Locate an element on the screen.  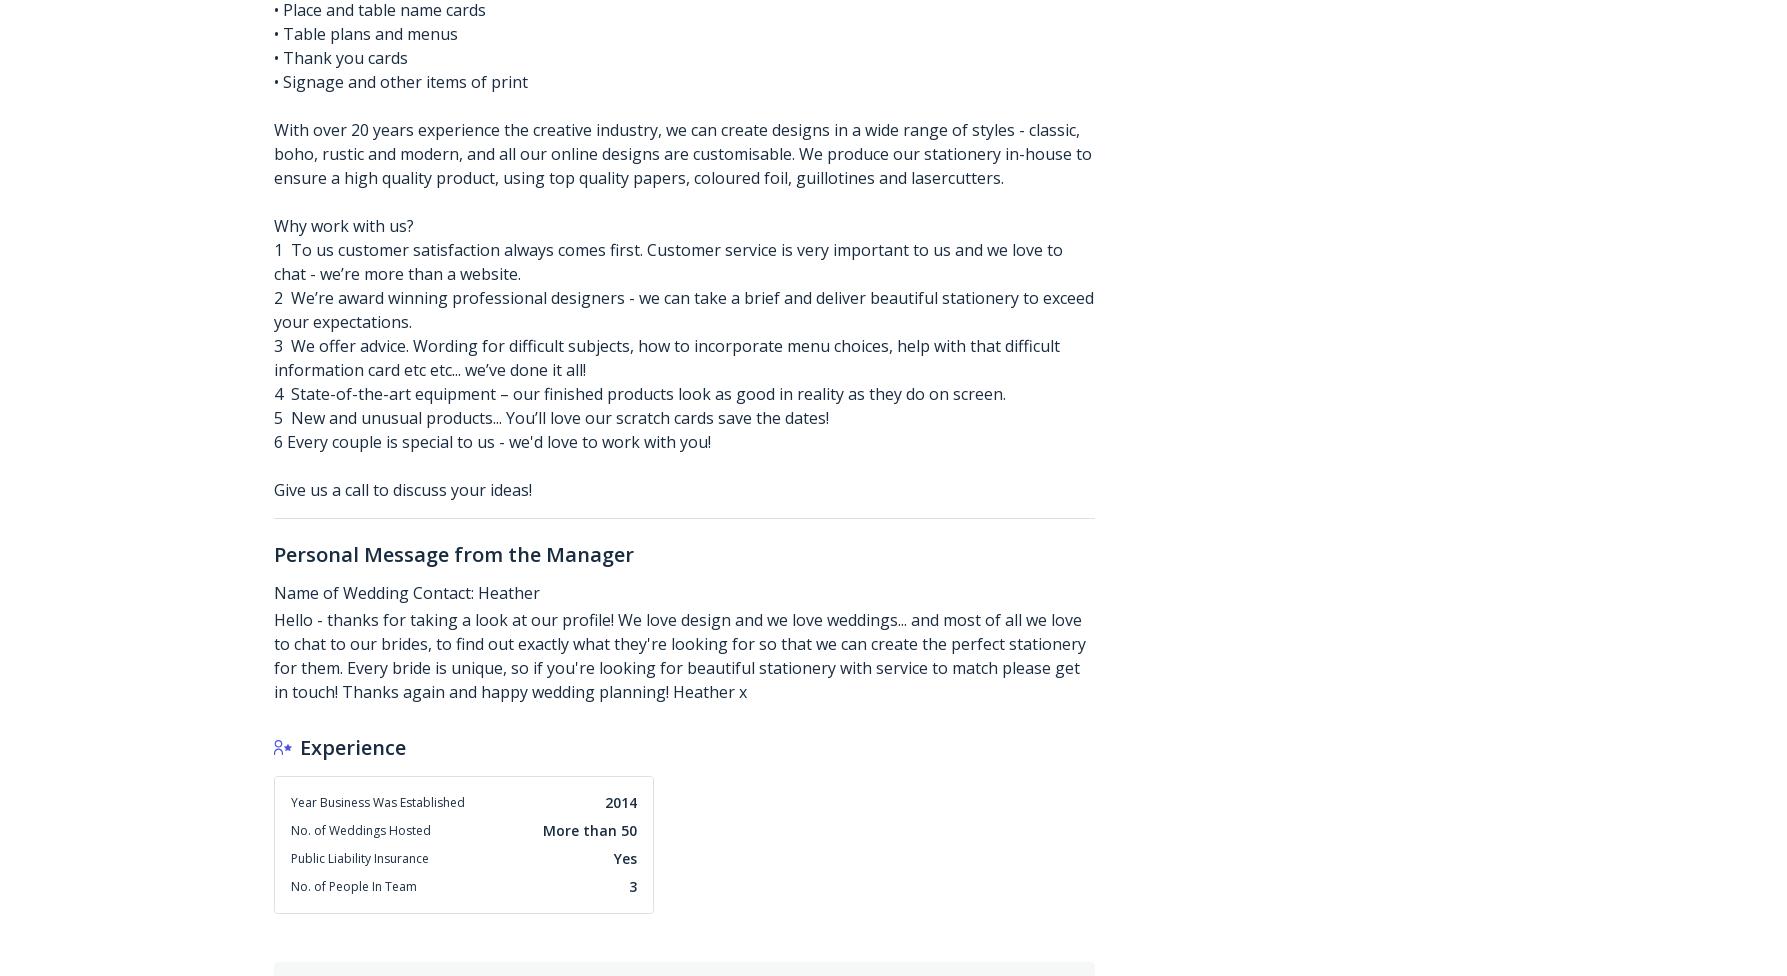
'Experience' is located at coordinates (351, 746).